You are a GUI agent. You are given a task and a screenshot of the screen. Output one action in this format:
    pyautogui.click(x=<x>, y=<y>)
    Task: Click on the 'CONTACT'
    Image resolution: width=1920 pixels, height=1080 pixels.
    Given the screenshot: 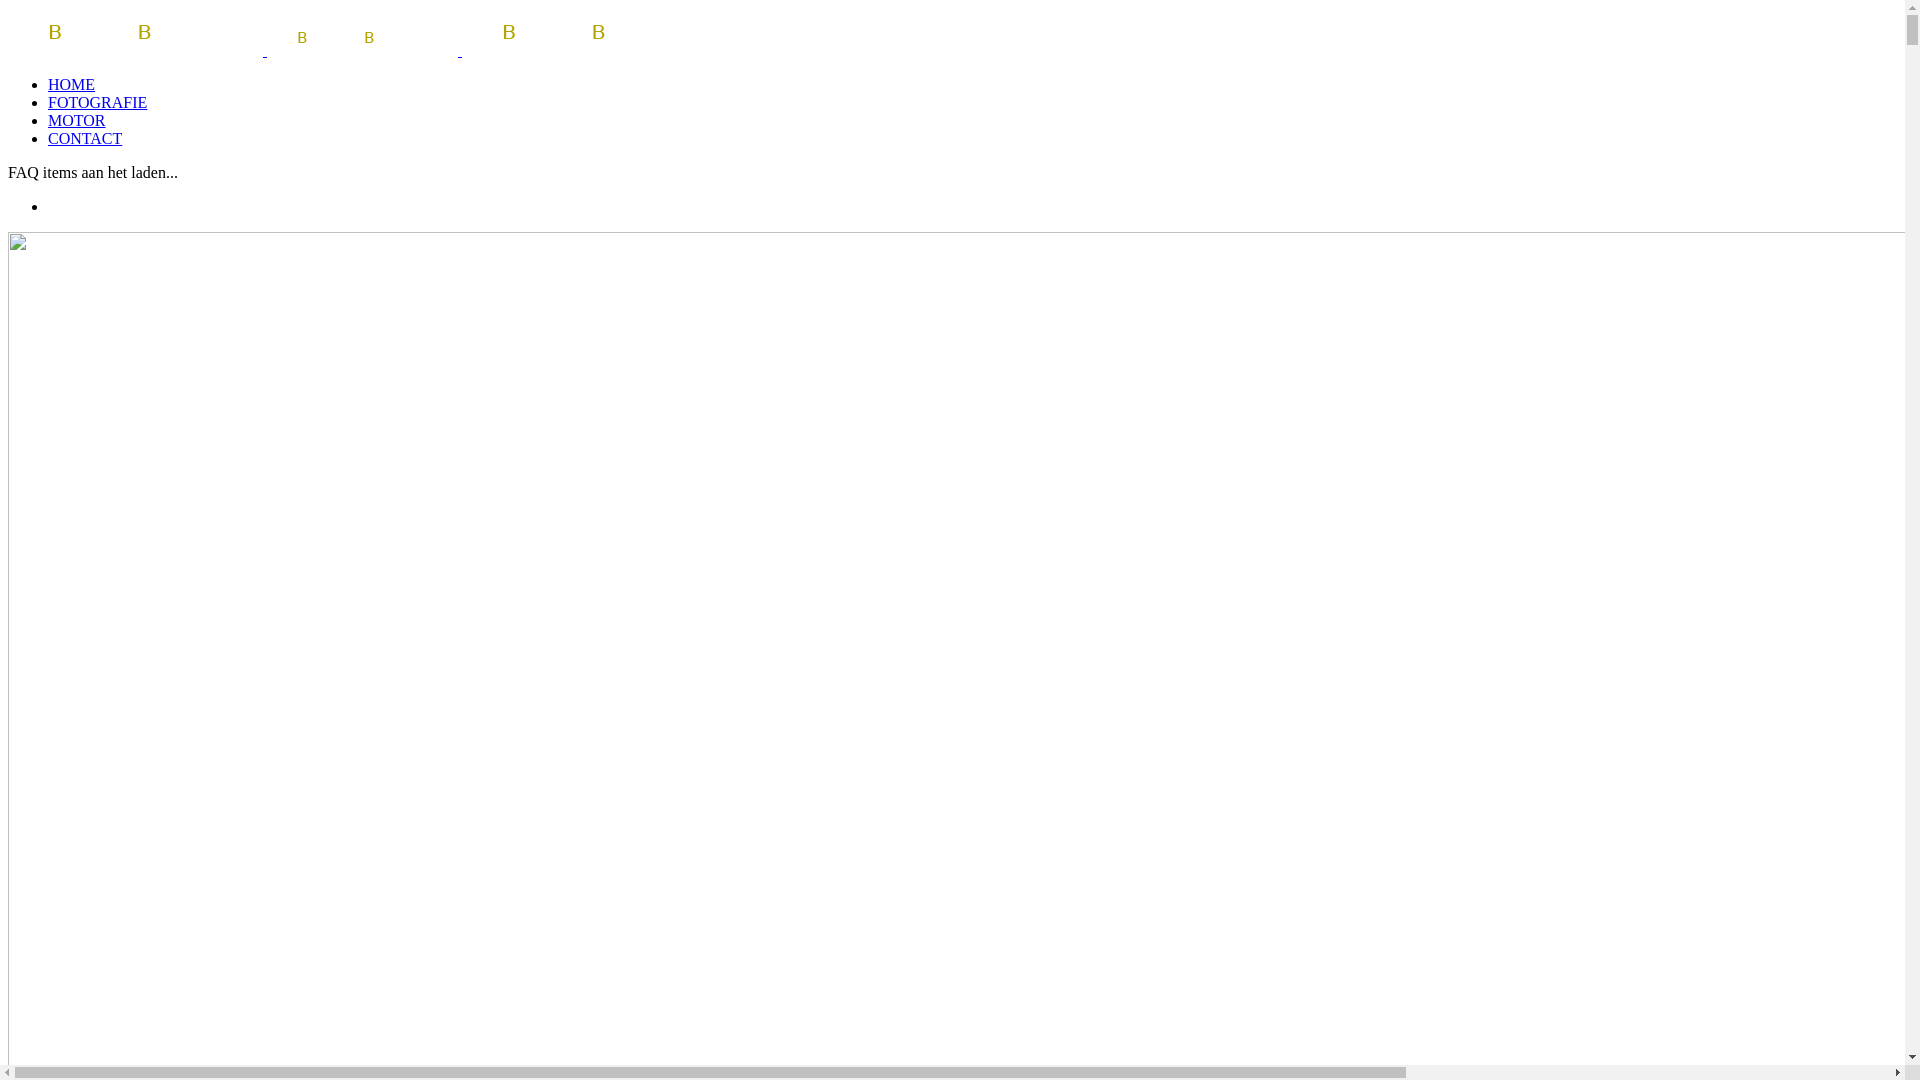 What is the action you would take?
    pyautogui.click(x=84, y=137)
    